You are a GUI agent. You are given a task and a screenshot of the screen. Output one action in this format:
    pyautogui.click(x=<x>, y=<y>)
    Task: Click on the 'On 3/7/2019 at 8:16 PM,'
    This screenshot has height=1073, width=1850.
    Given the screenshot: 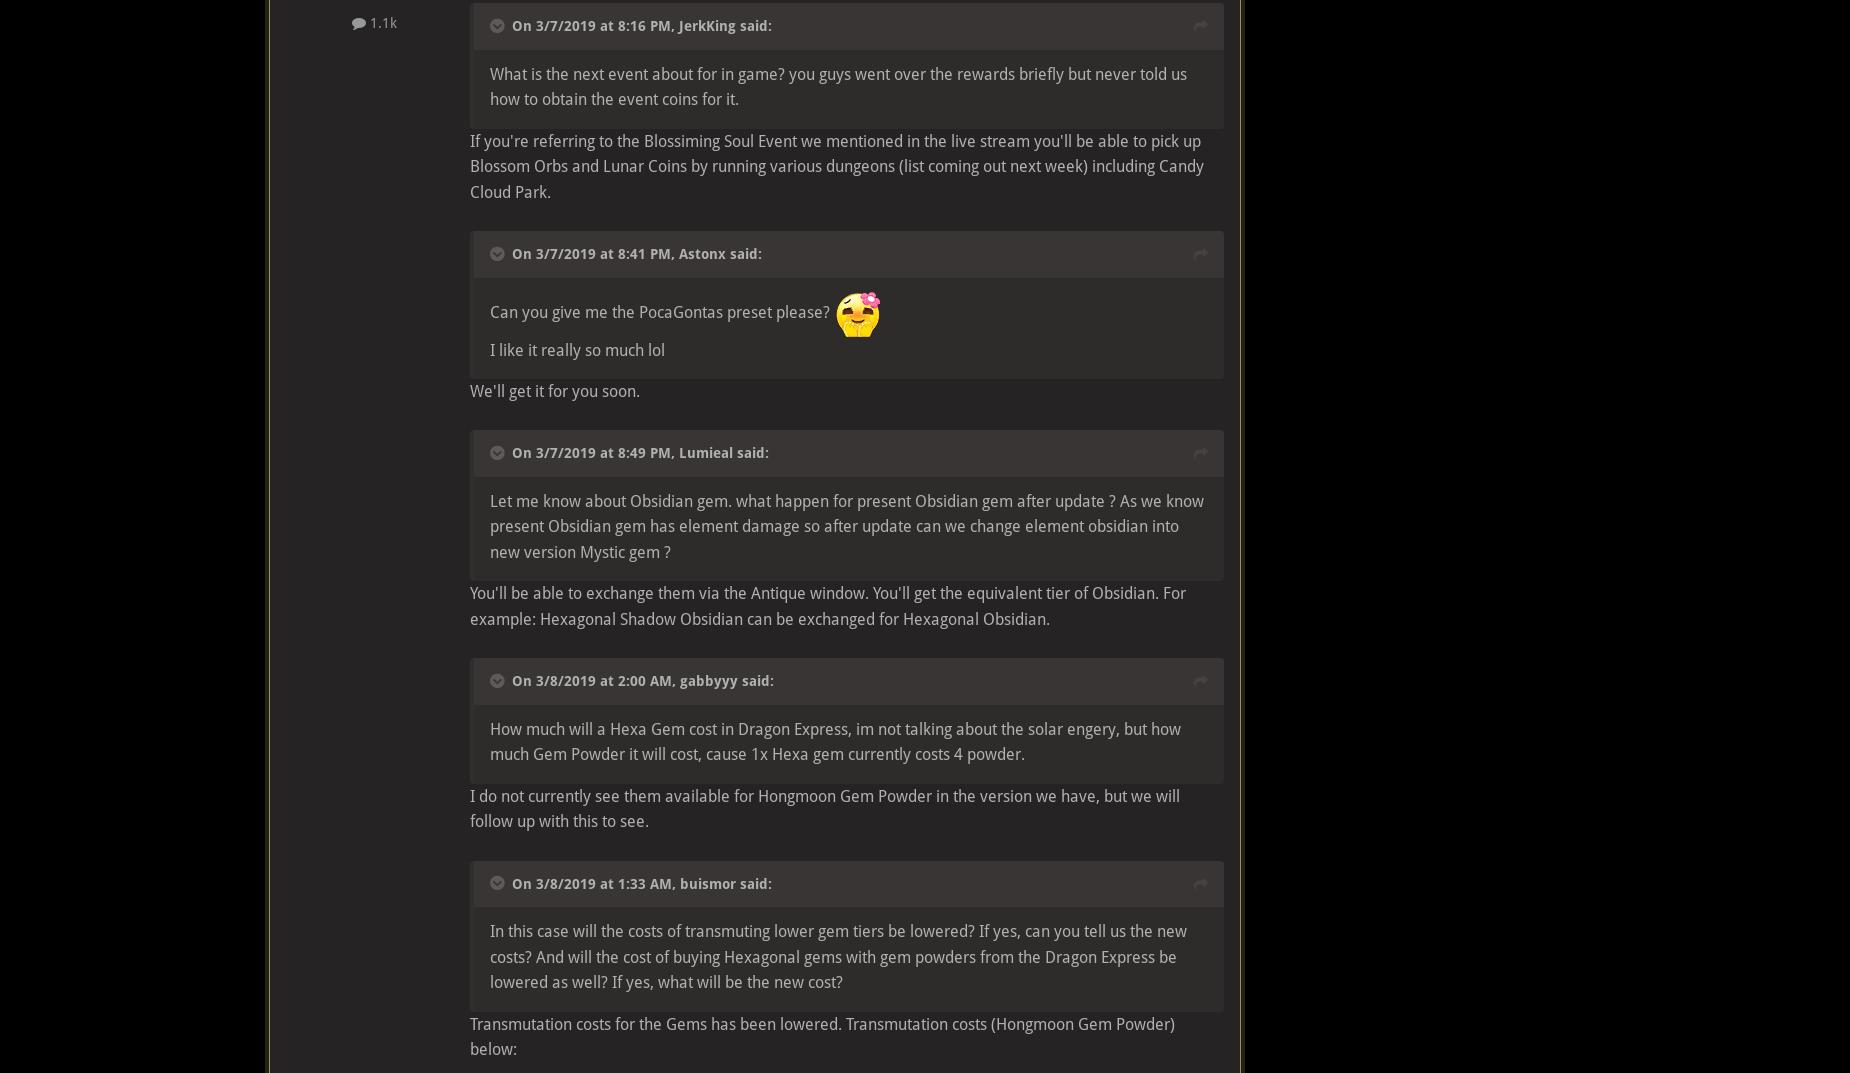 What is the action you would take?
    pyautogui.click(x=595, y=24)
    